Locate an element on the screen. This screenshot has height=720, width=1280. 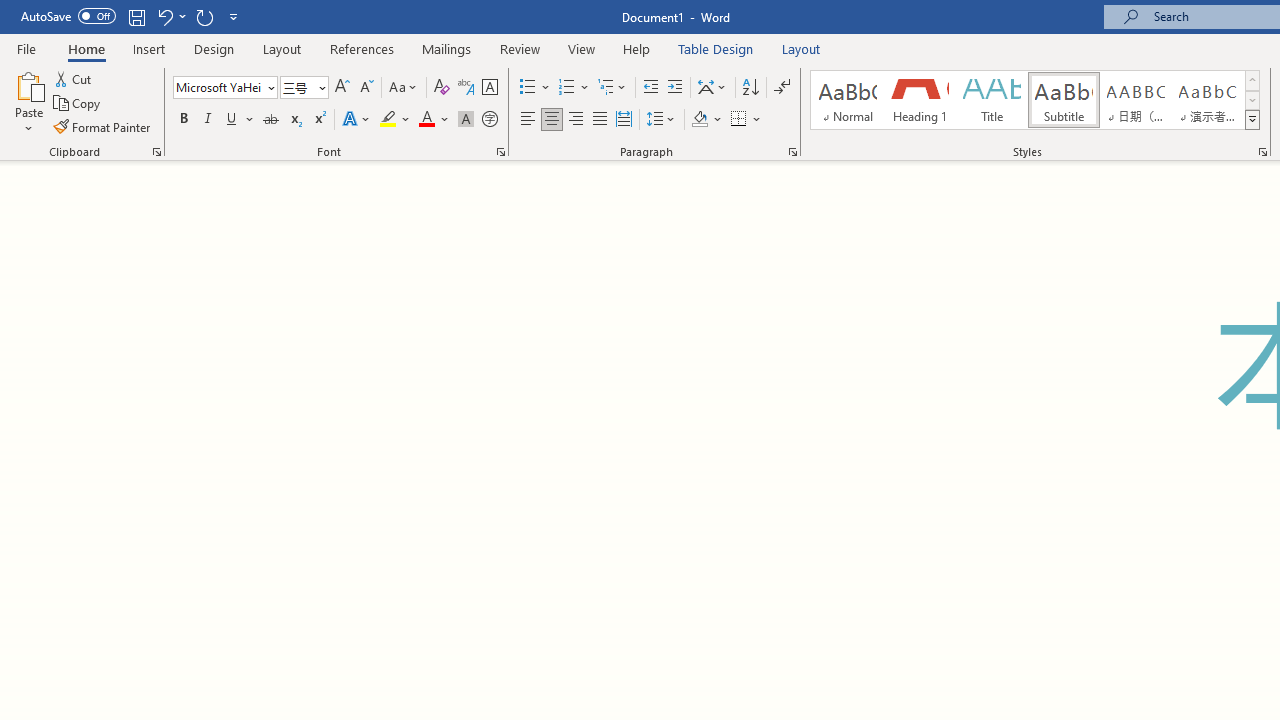
'Shading RGB(0, 0, 0)' is located at coordinates (699, 119).